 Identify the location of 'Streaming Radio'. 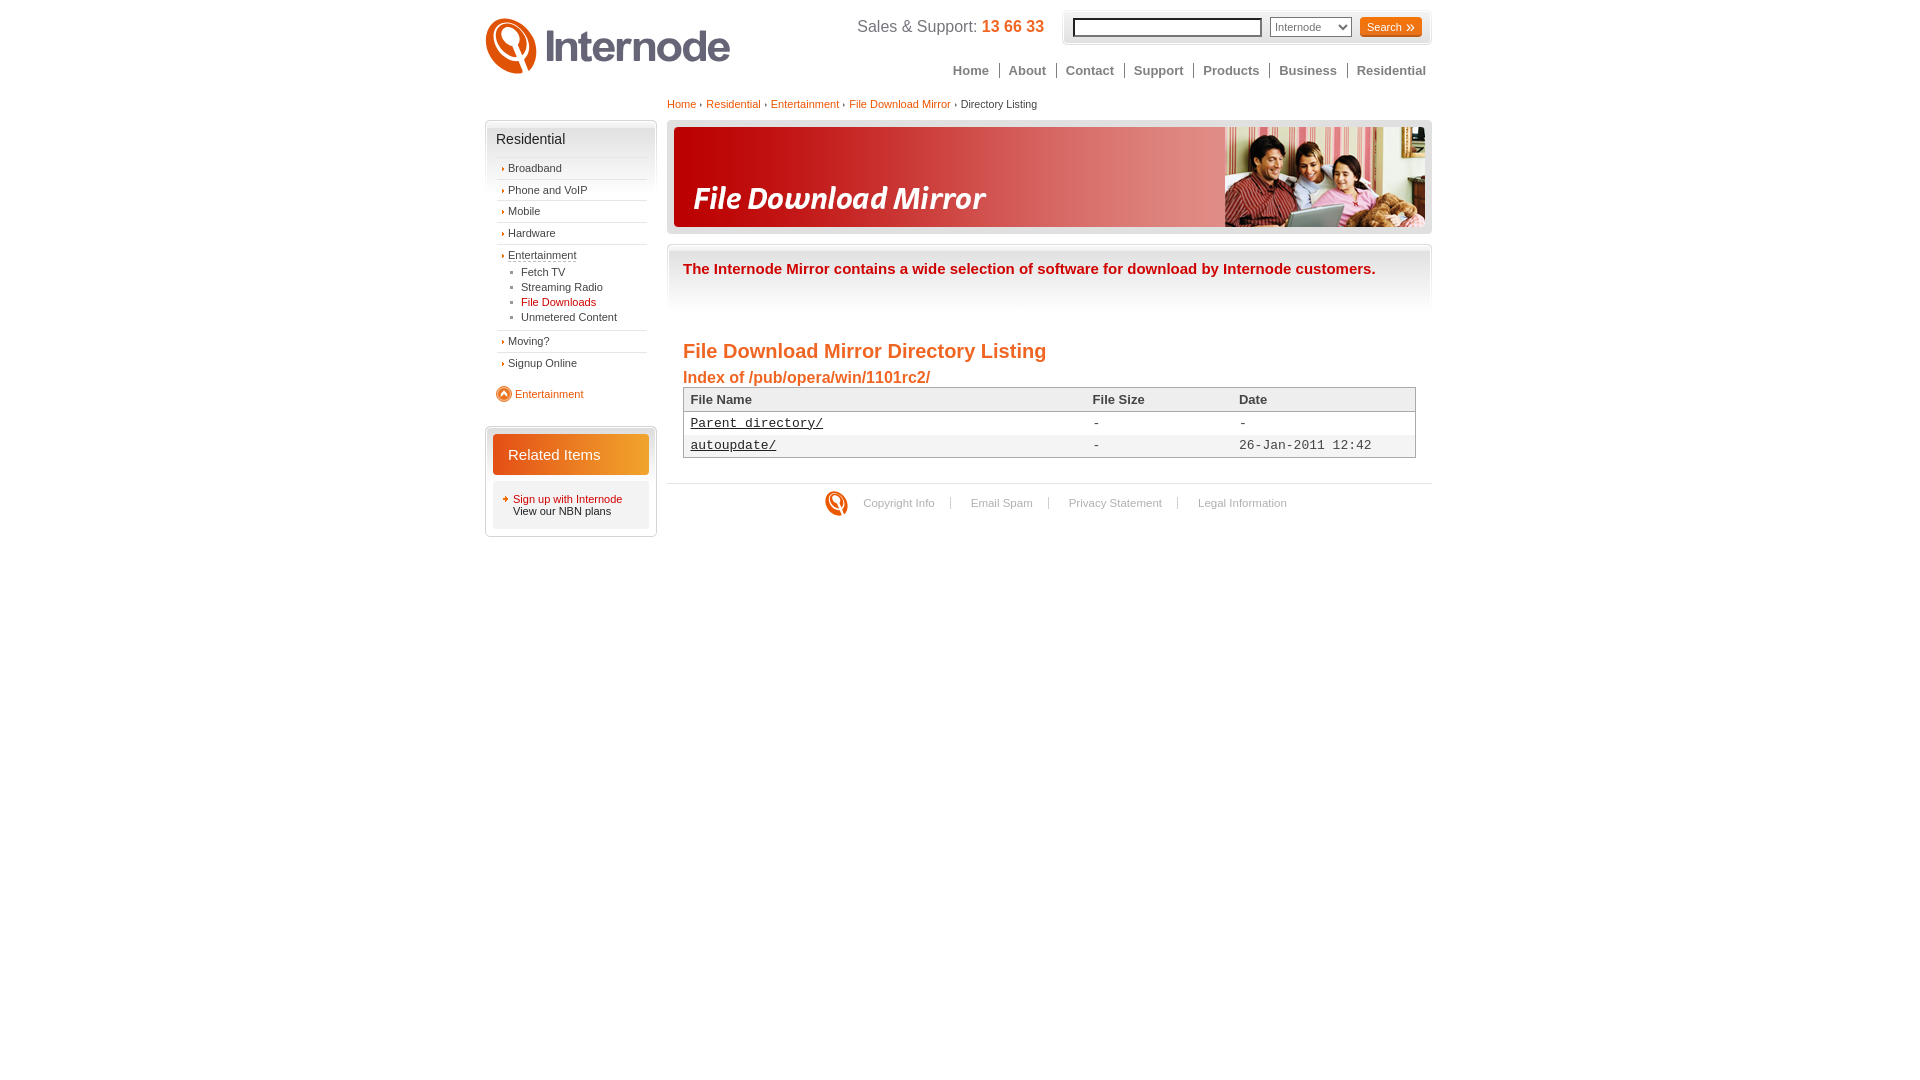
(560, 286).